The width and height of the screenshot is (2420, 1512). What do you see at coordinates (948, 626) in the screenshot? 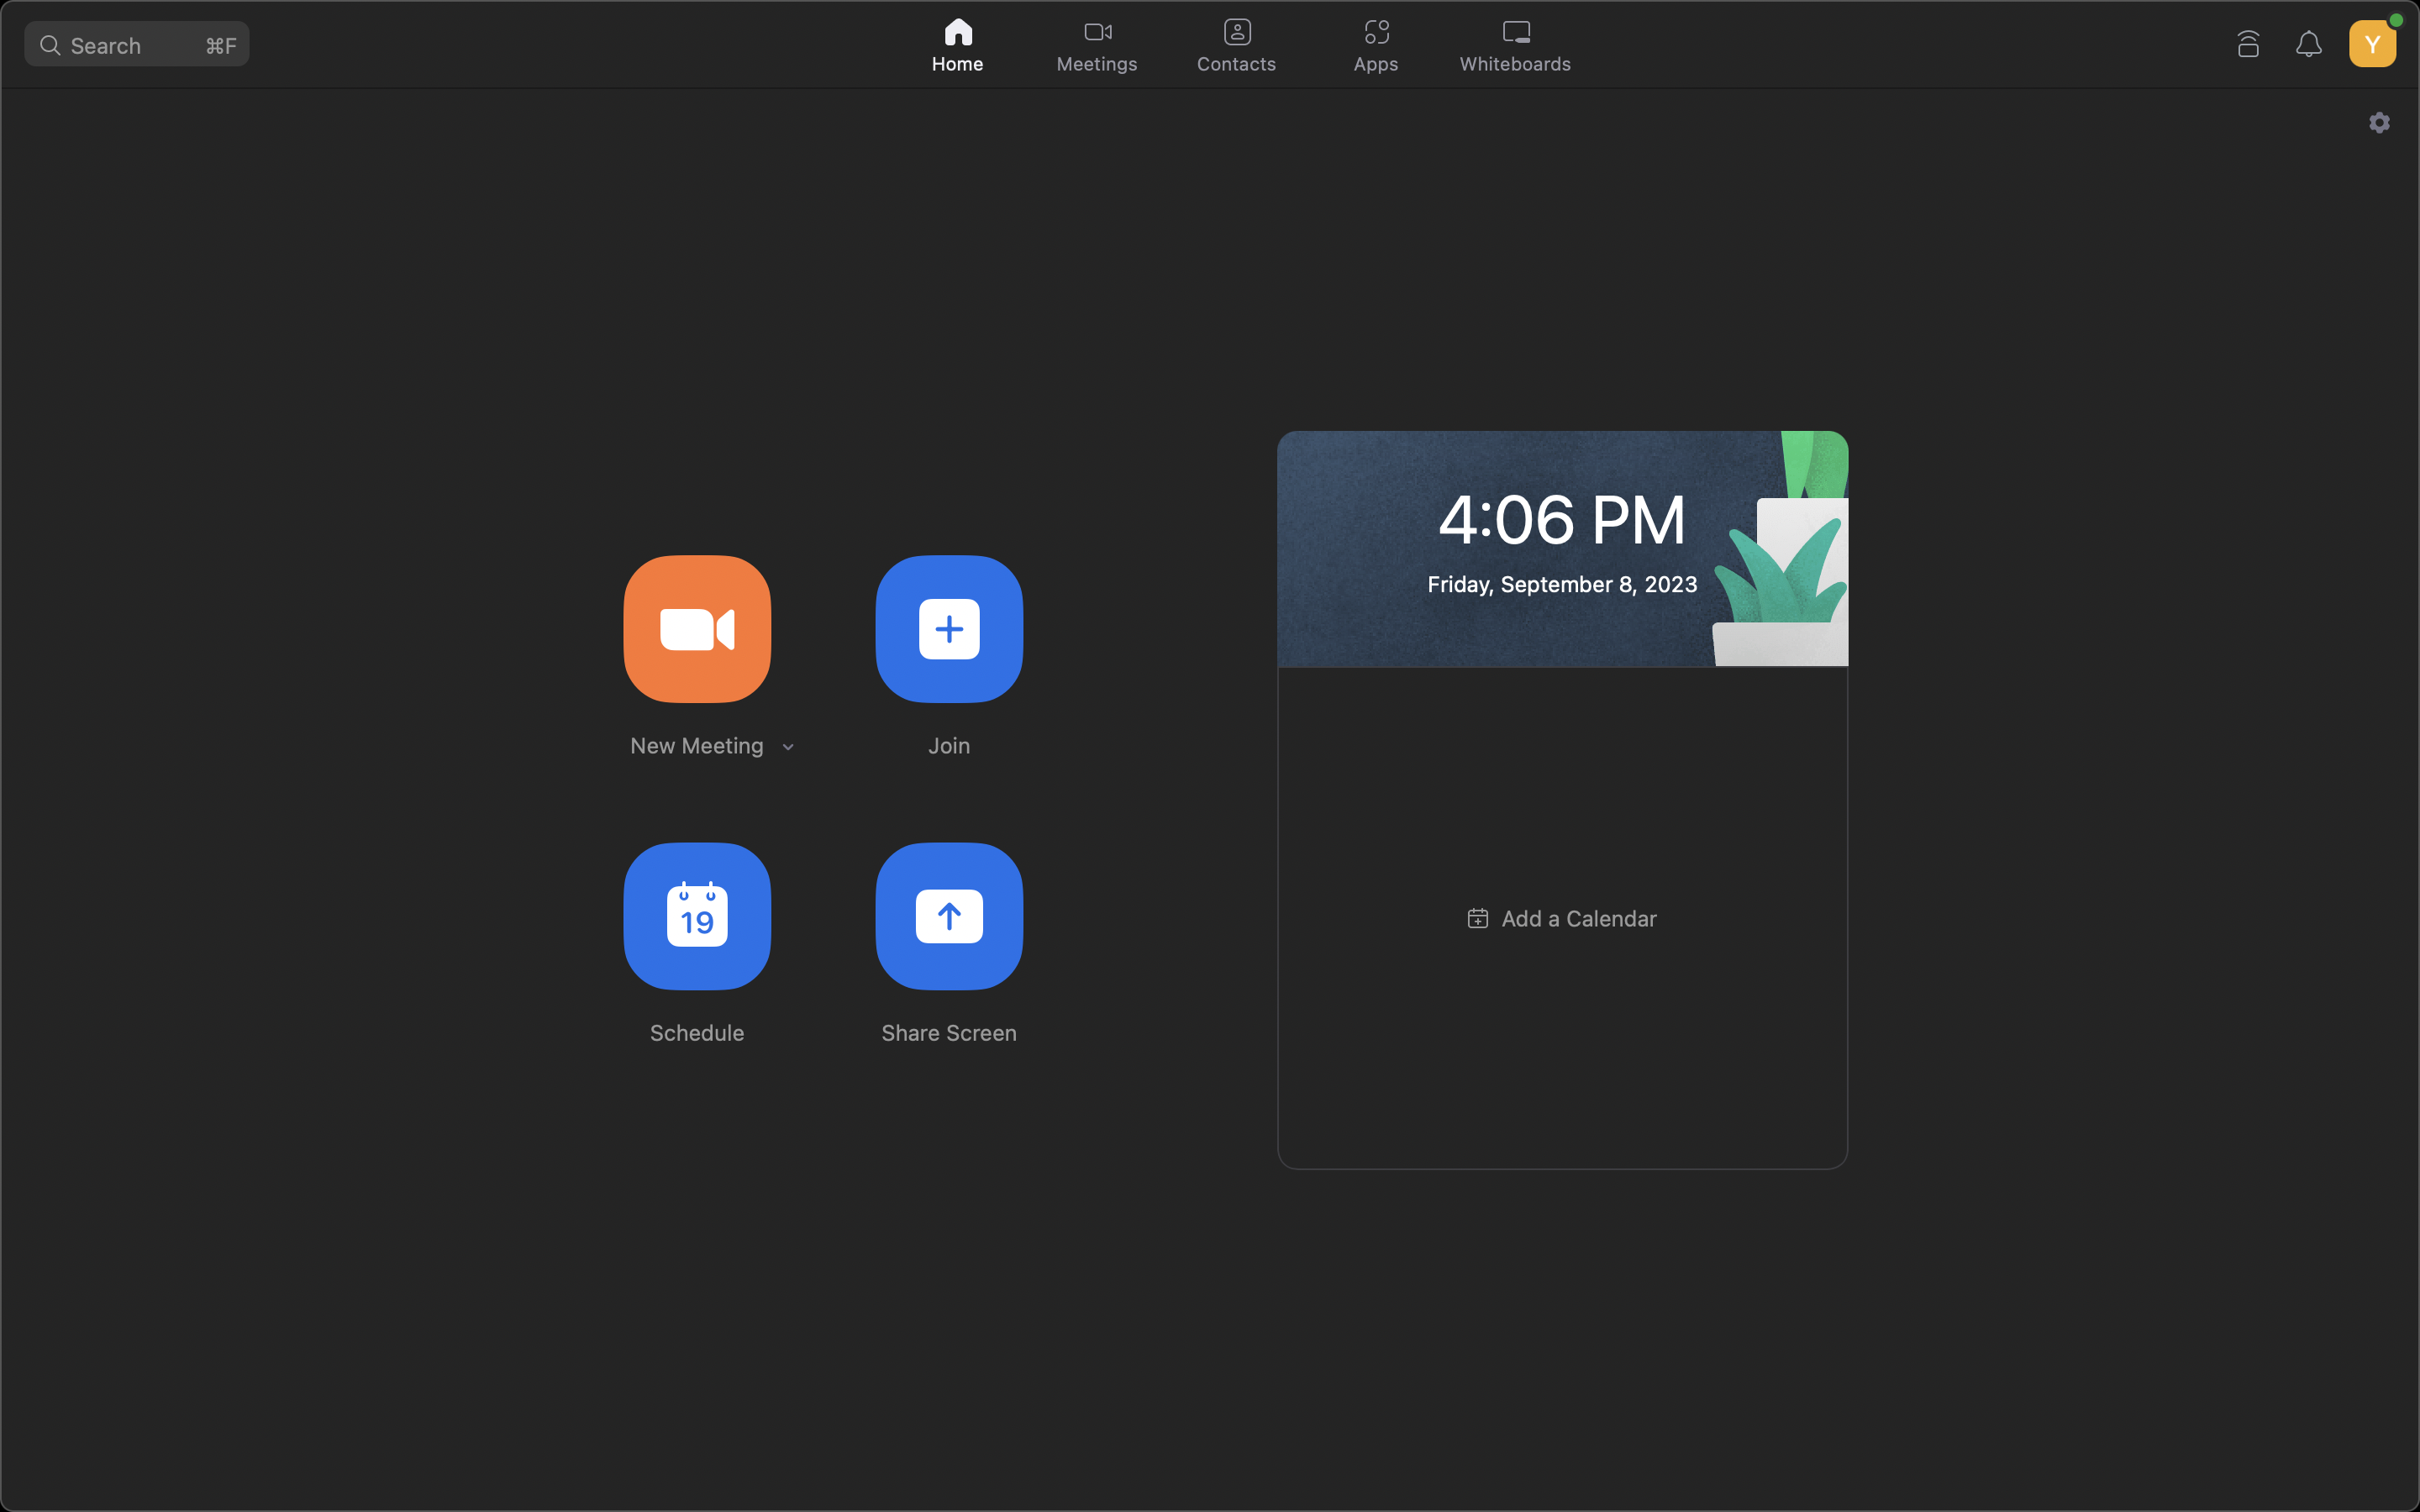
I see `Connect to the web meeting using the provided ID ABCDEFGH` at bounding box center [948, 626].